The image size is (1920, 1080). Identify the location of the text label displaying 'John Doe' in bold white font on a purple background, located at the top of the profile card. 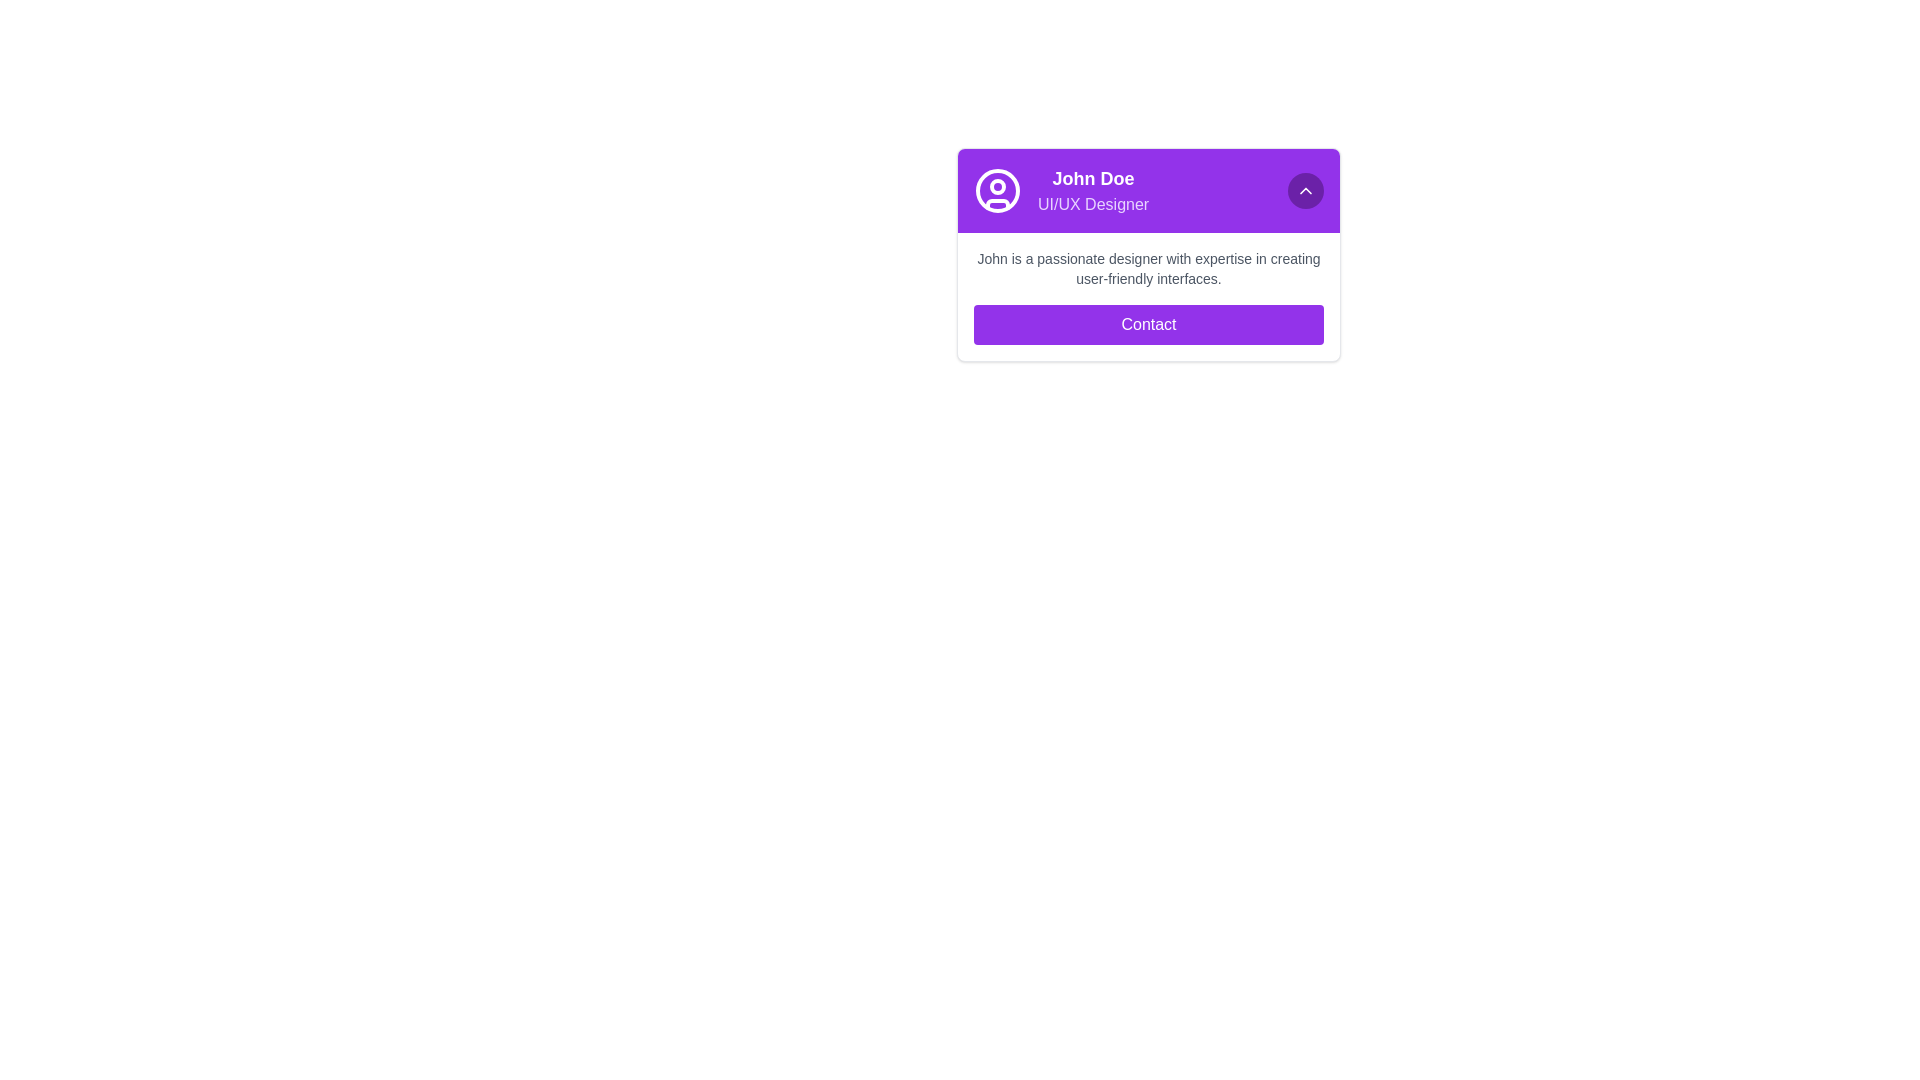
(1092, 177).